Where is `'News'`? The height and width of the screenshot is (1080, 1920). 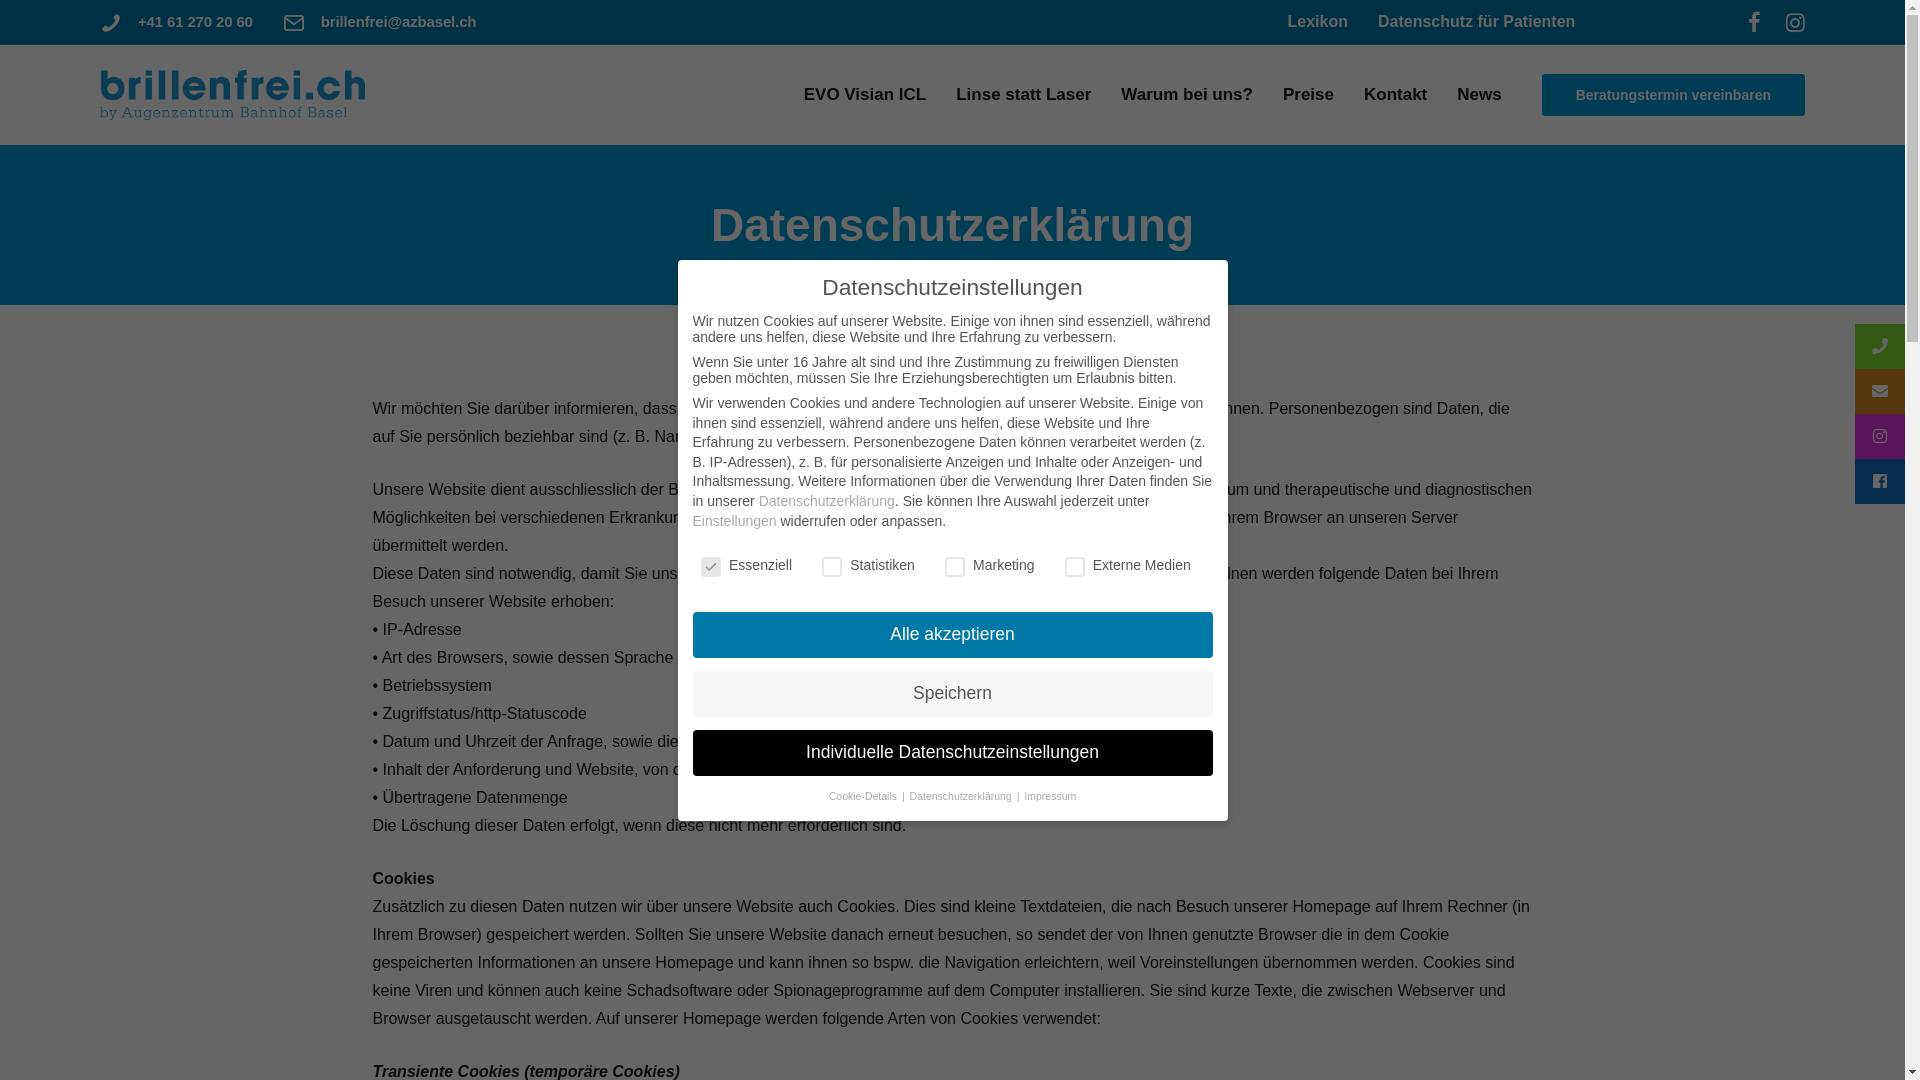
'News' is located at coordinates (1478, 94).